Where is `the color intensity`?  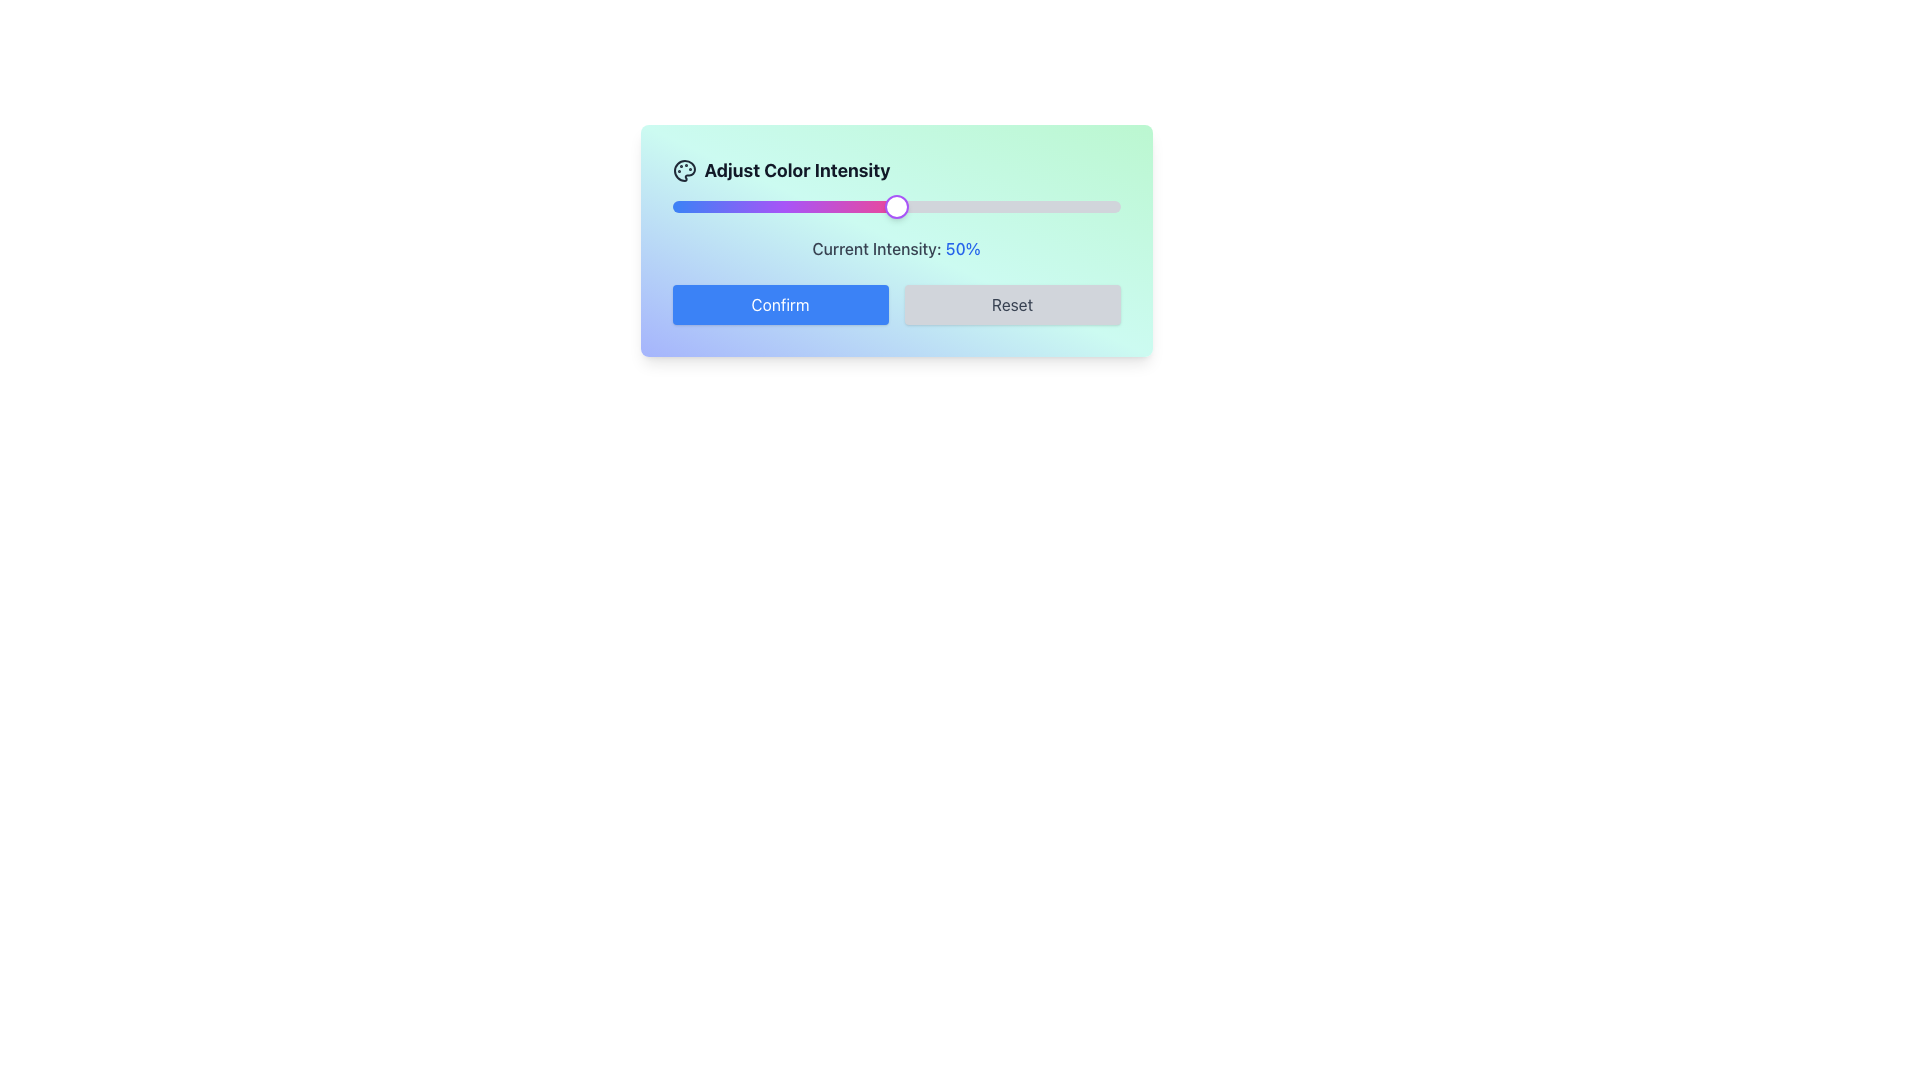 the color intensity is located at coordinates (1088, 207).